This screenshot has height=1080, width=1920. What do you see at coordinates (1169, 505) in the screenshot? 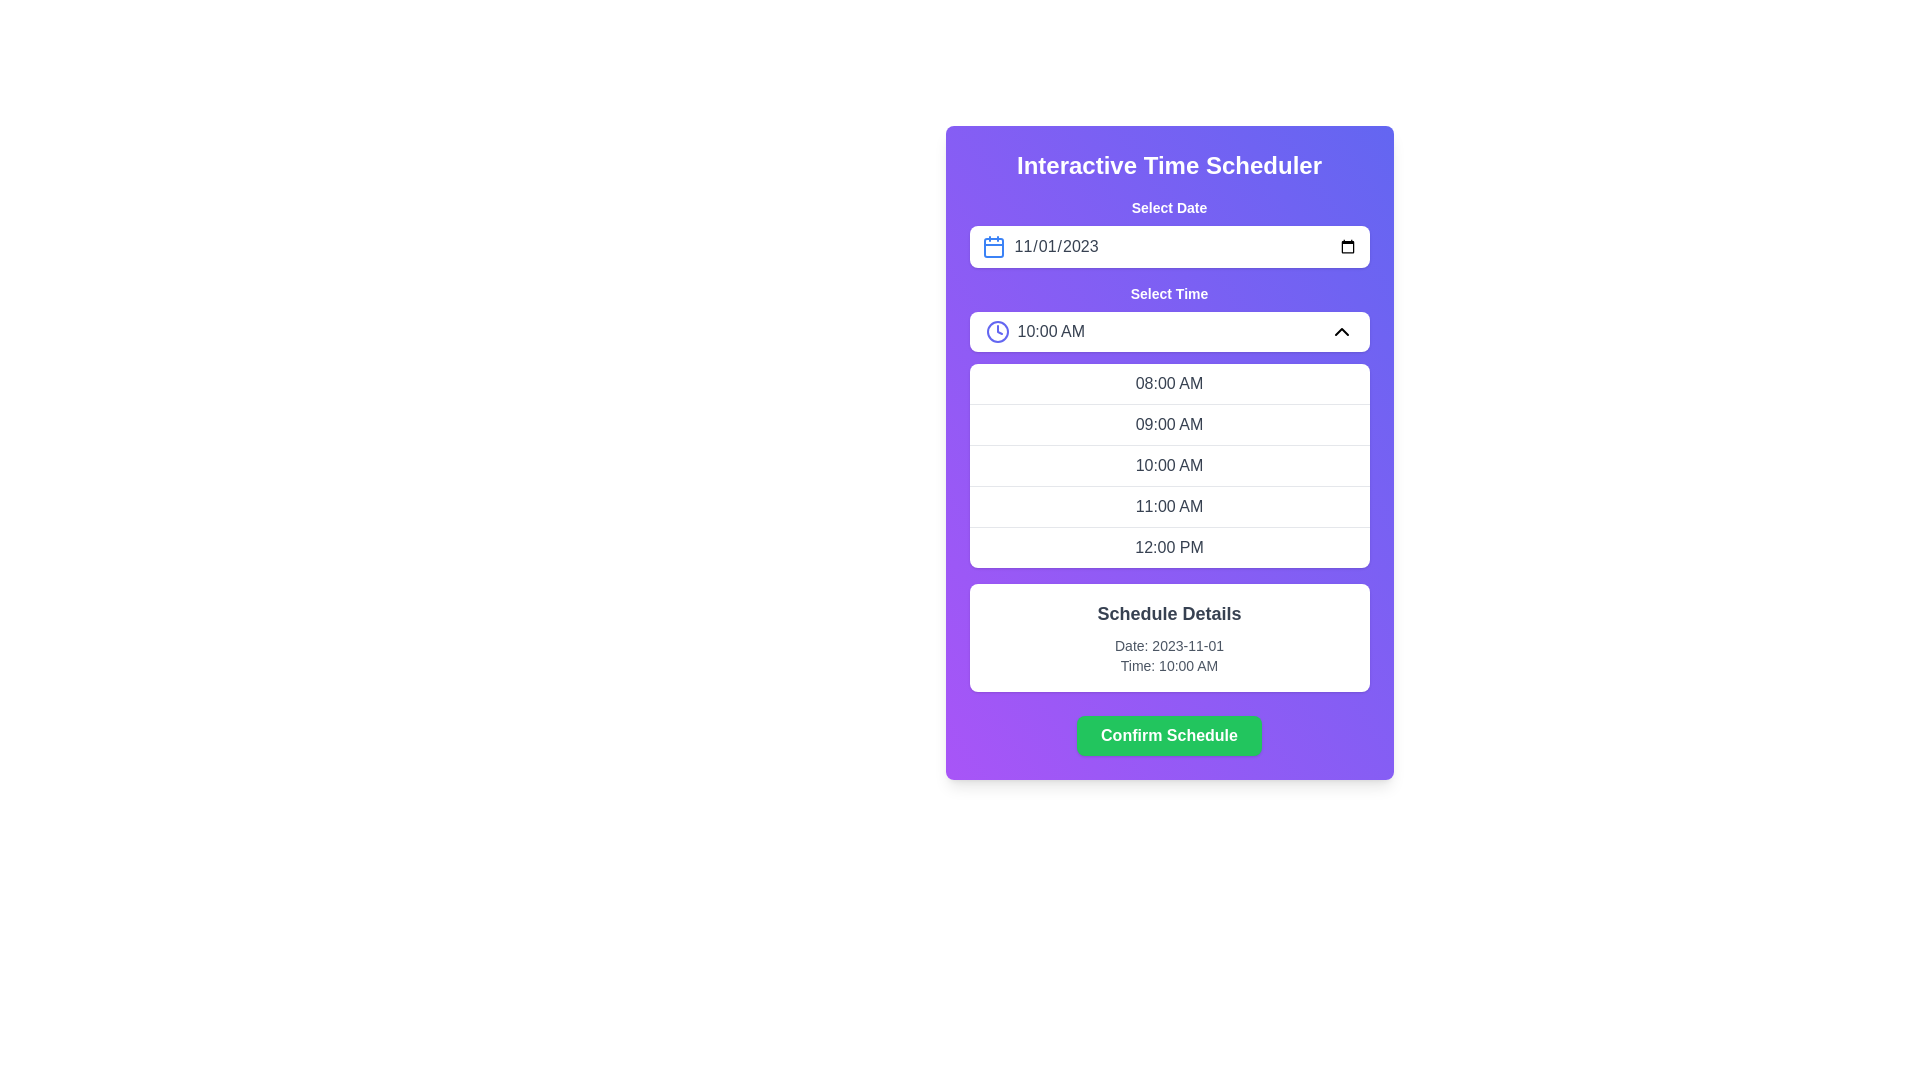
I see `the selectable text item displaying '11:00 AM' in light gray font color, positioned as the fourth option in the dropdown list of time selections` at bounding box center [1169, 505].